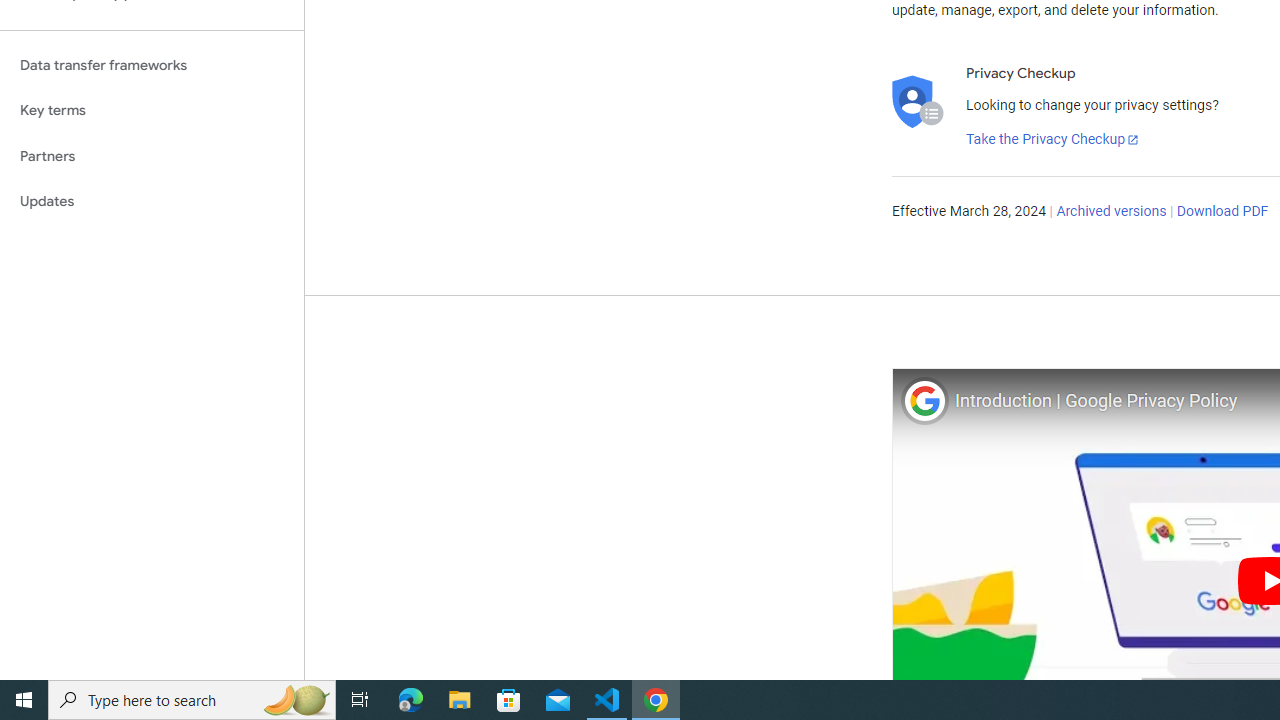  What do you see at coordinates (1110, 212) in the screenshot?
I see `'Archived versions'` at bounding box center [1110, 212].